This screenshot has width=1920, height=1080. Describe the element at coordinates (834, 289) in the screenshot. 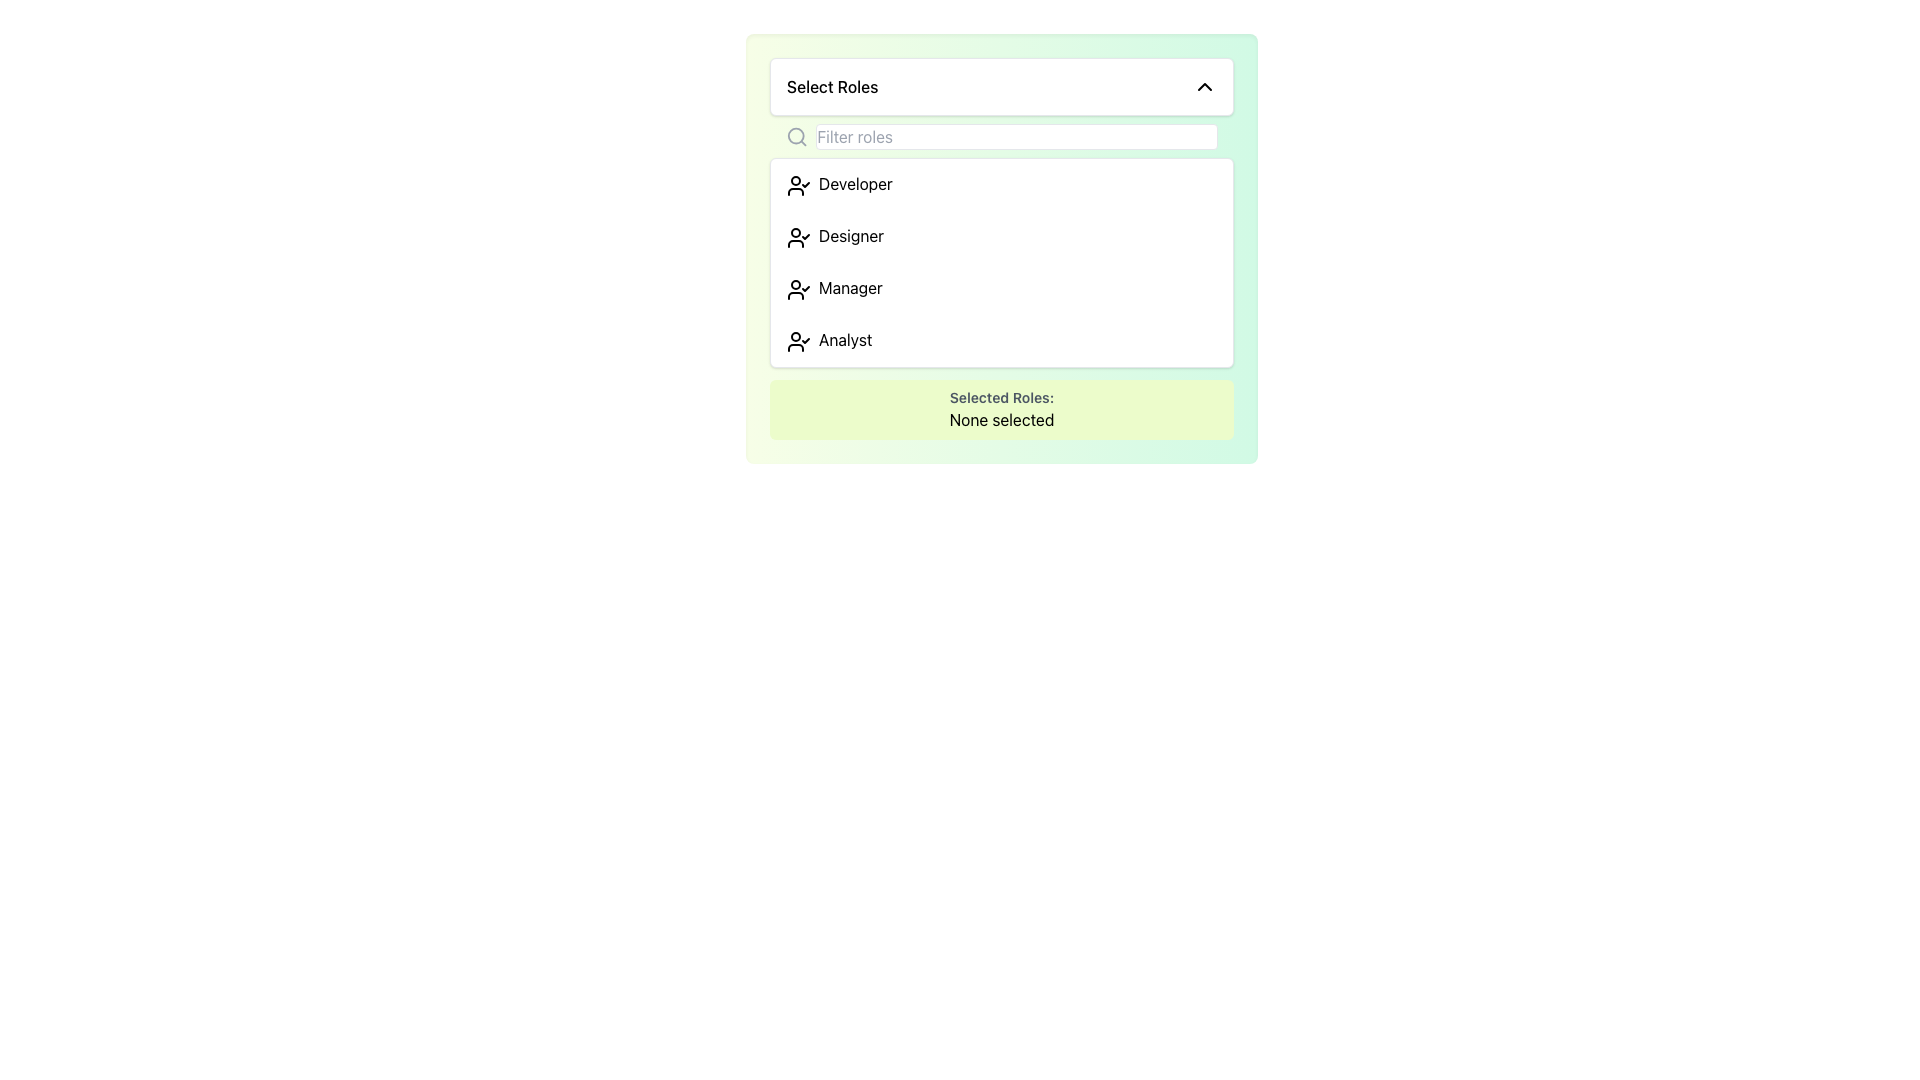

I see `the 'Manager' role option in the dropdown list` at that location.